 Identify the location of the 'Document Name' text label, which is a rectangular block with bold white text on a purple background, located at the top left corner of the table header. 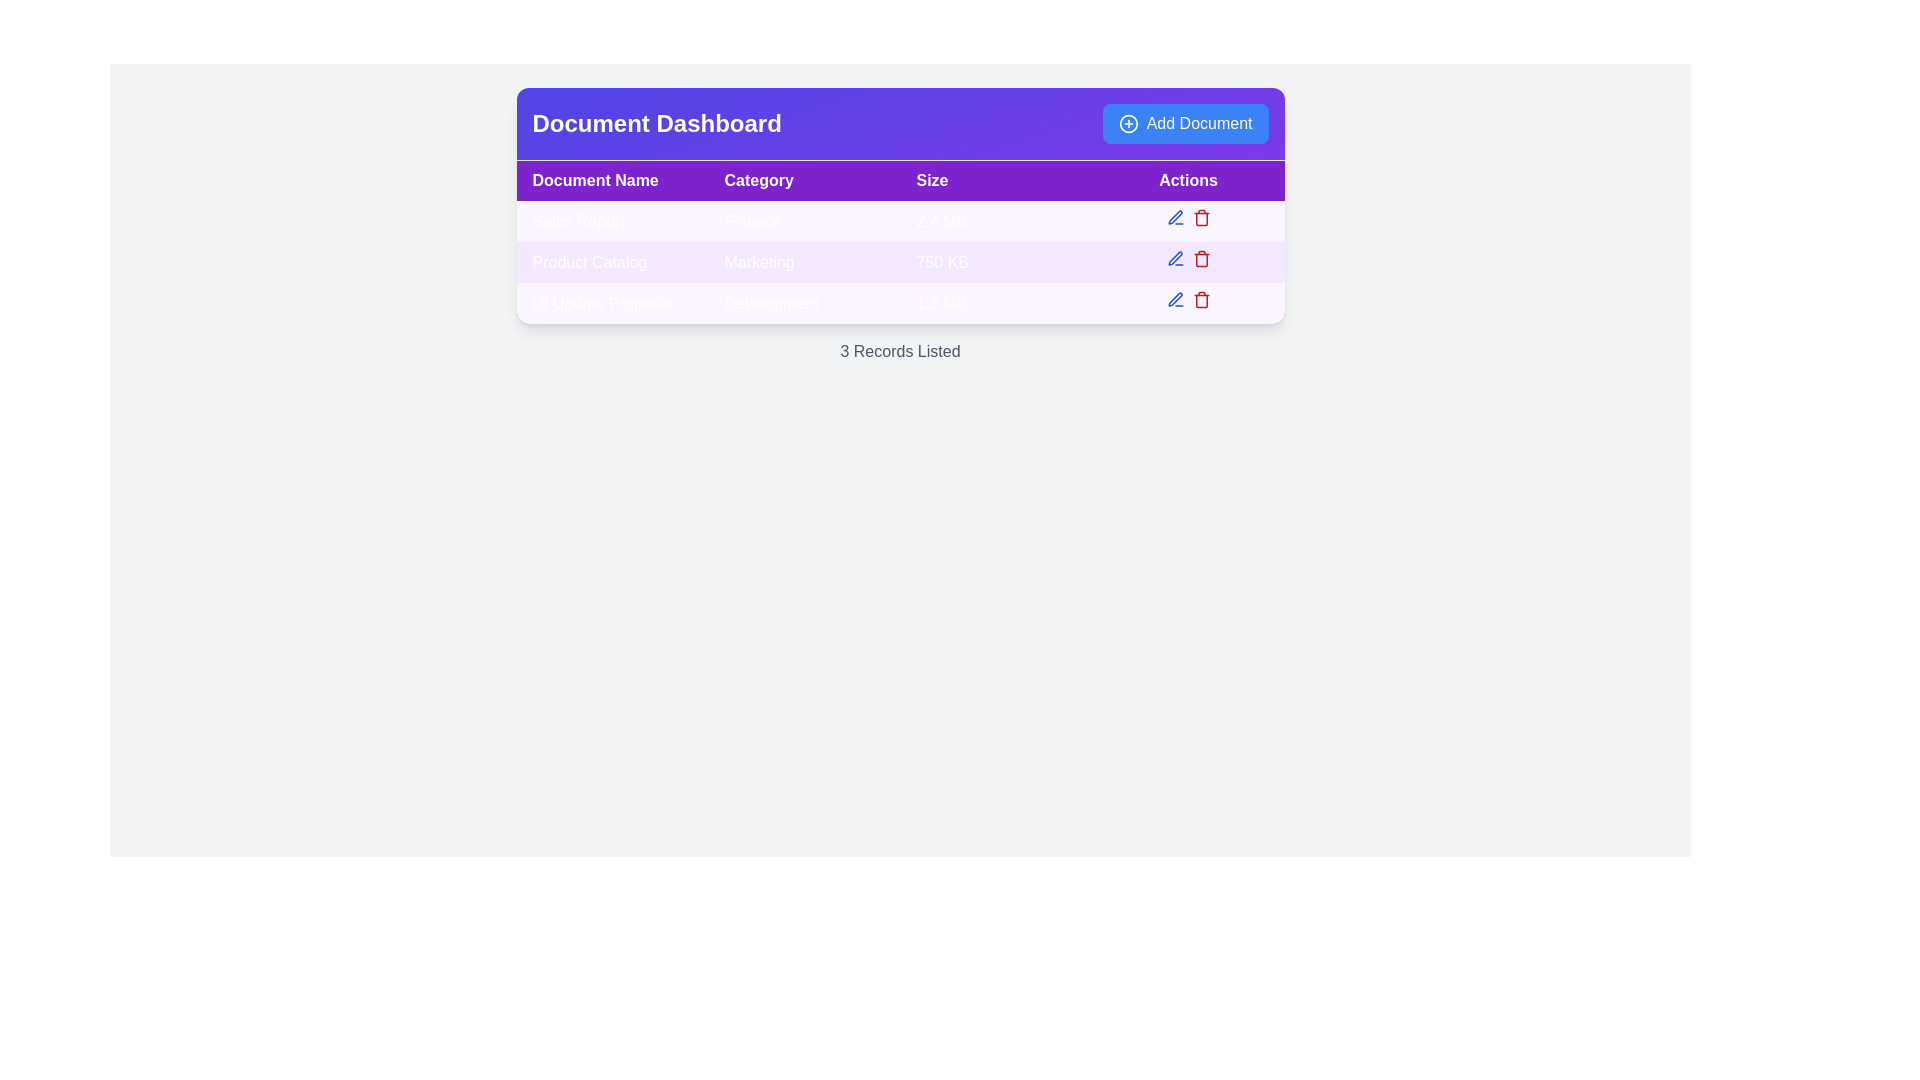
(611, 181).